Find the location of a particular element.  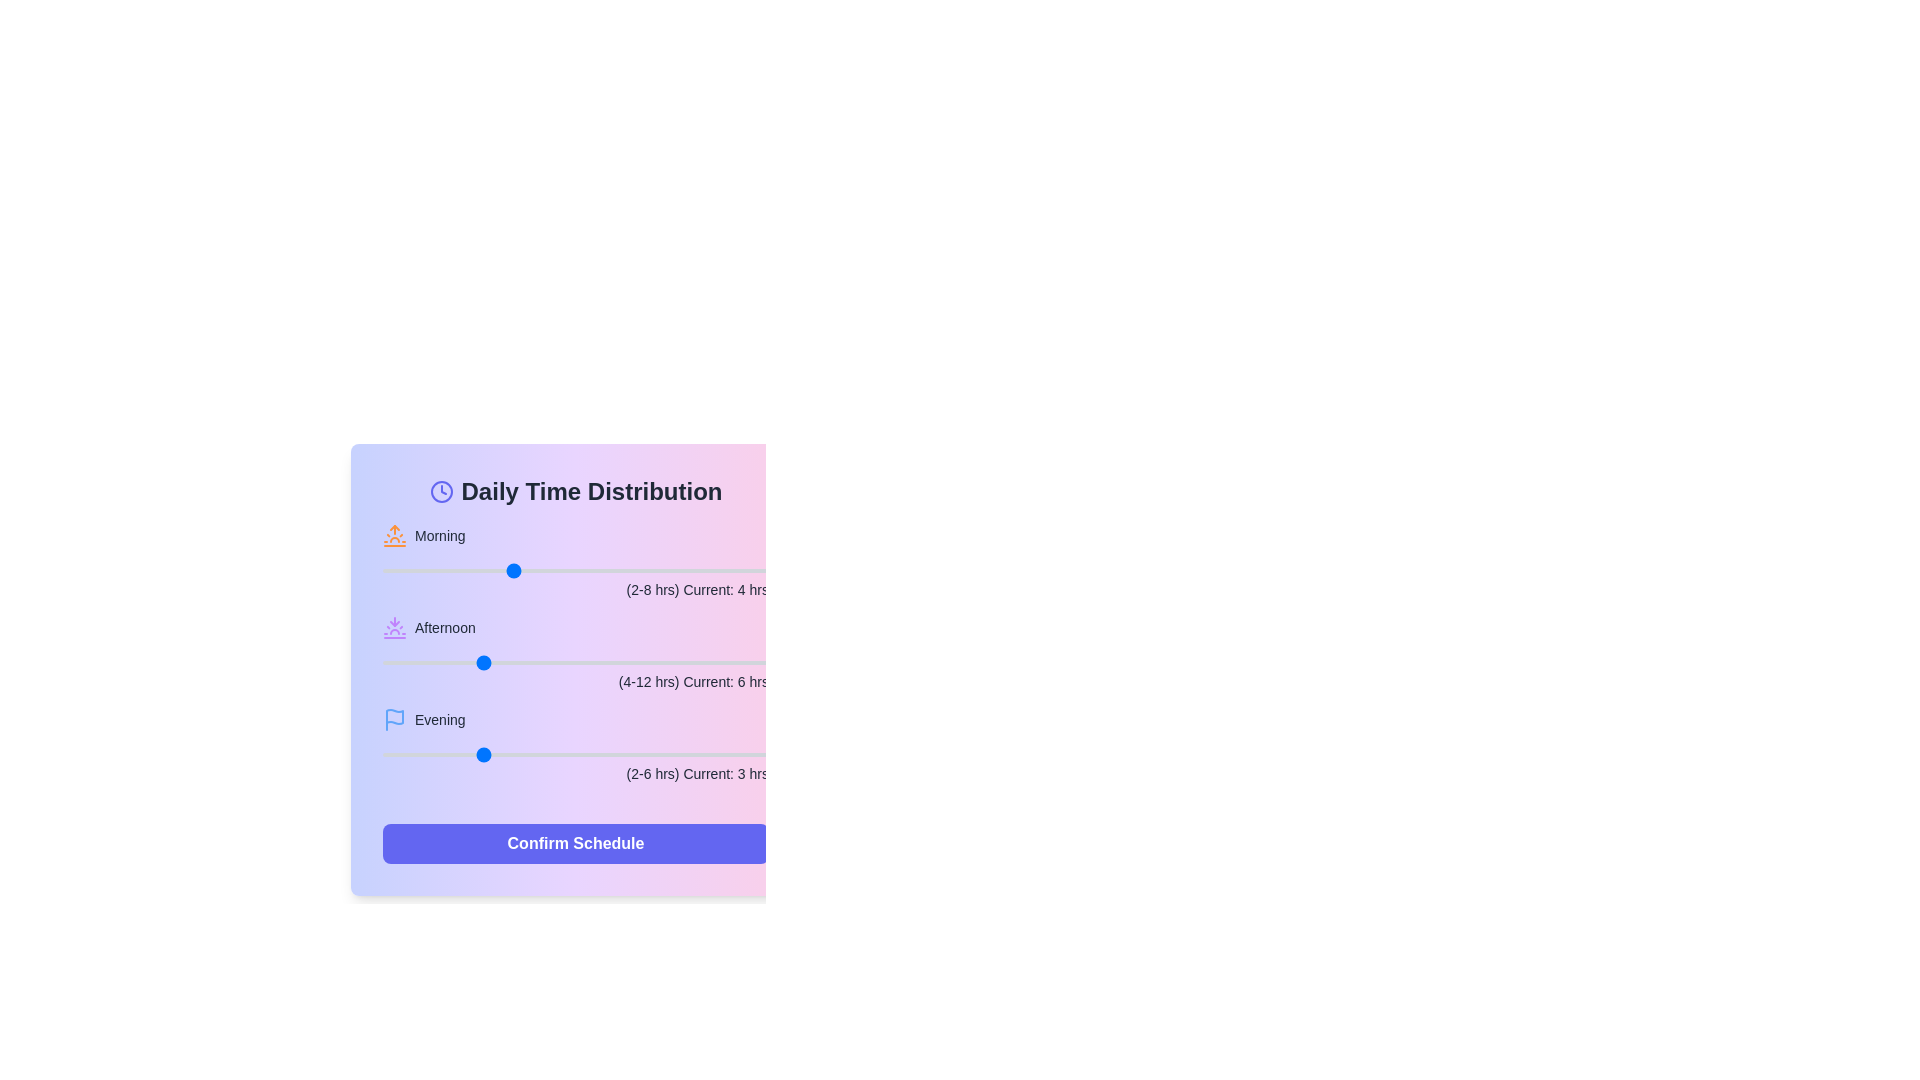

the evening time allocation is located at coordinates (383, 755).